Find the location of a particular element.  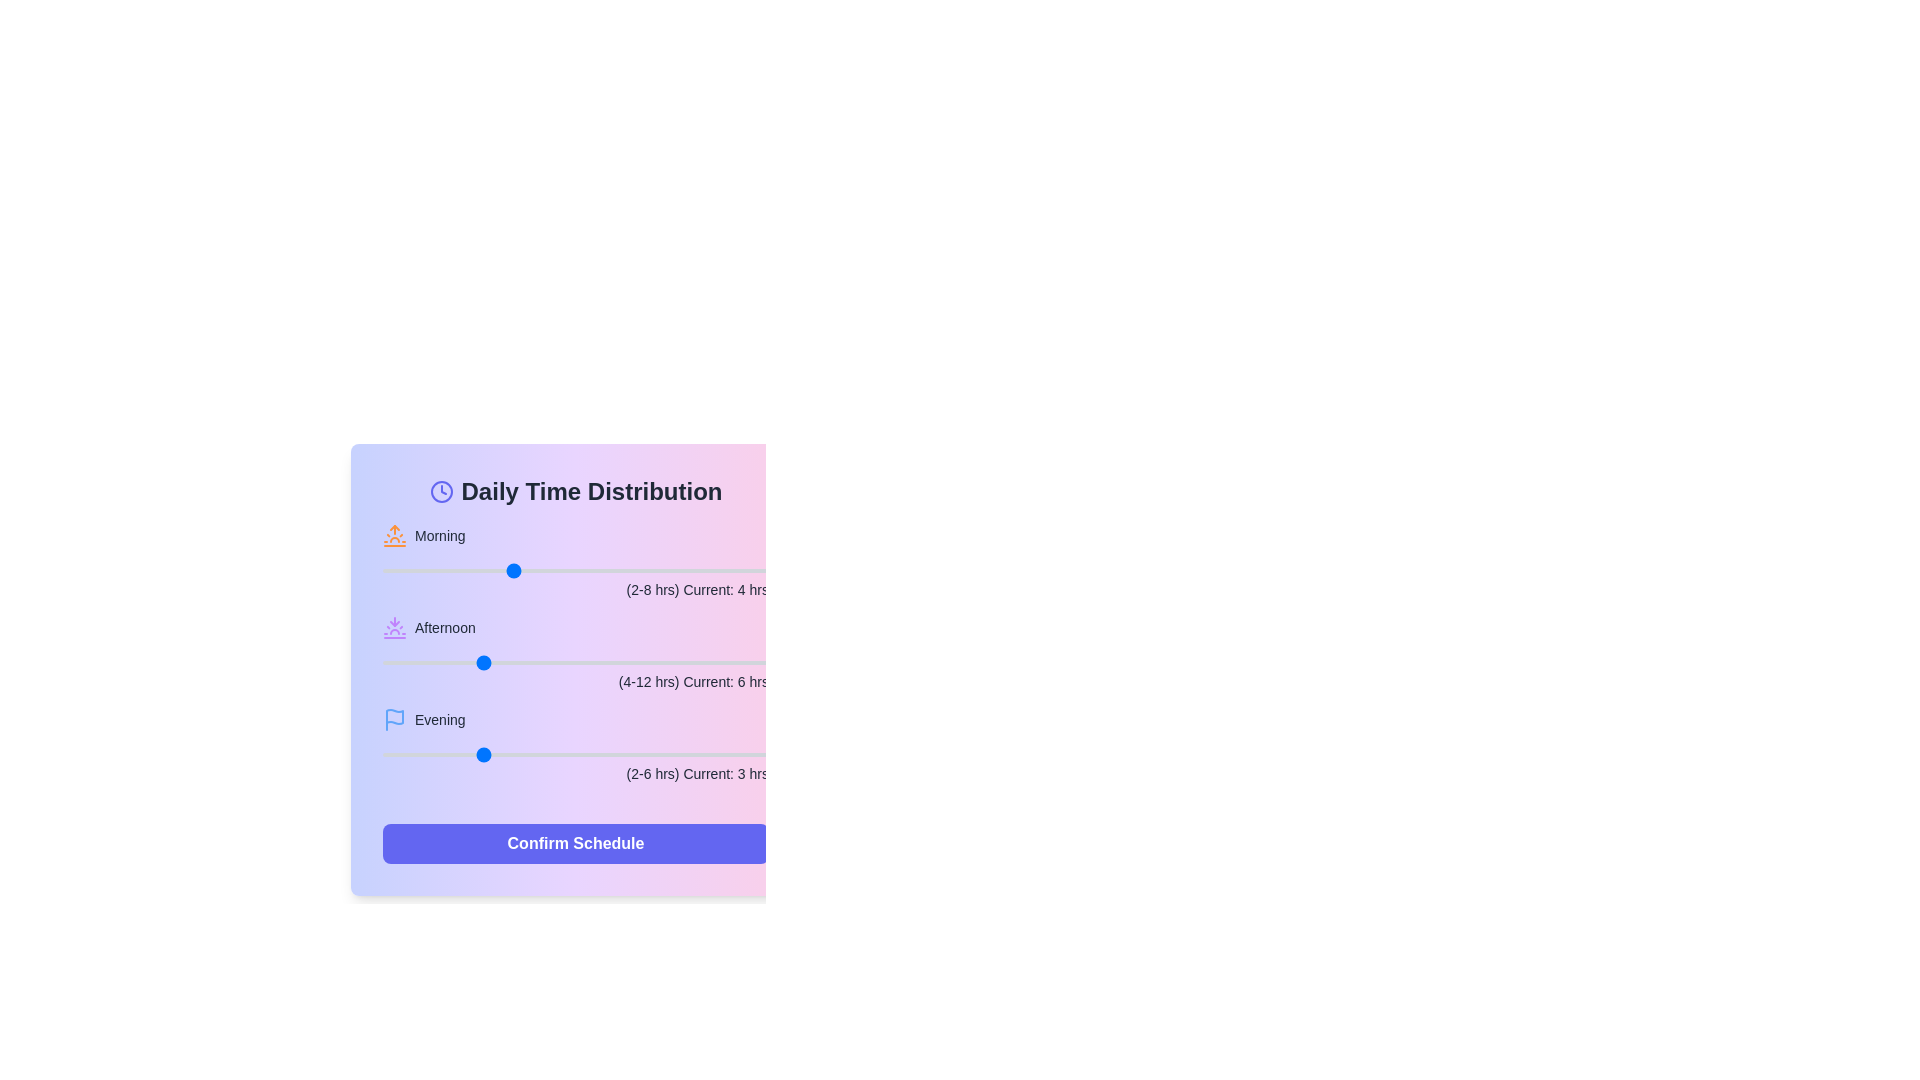

the evening time allocation is located at coordinates (383, 755).